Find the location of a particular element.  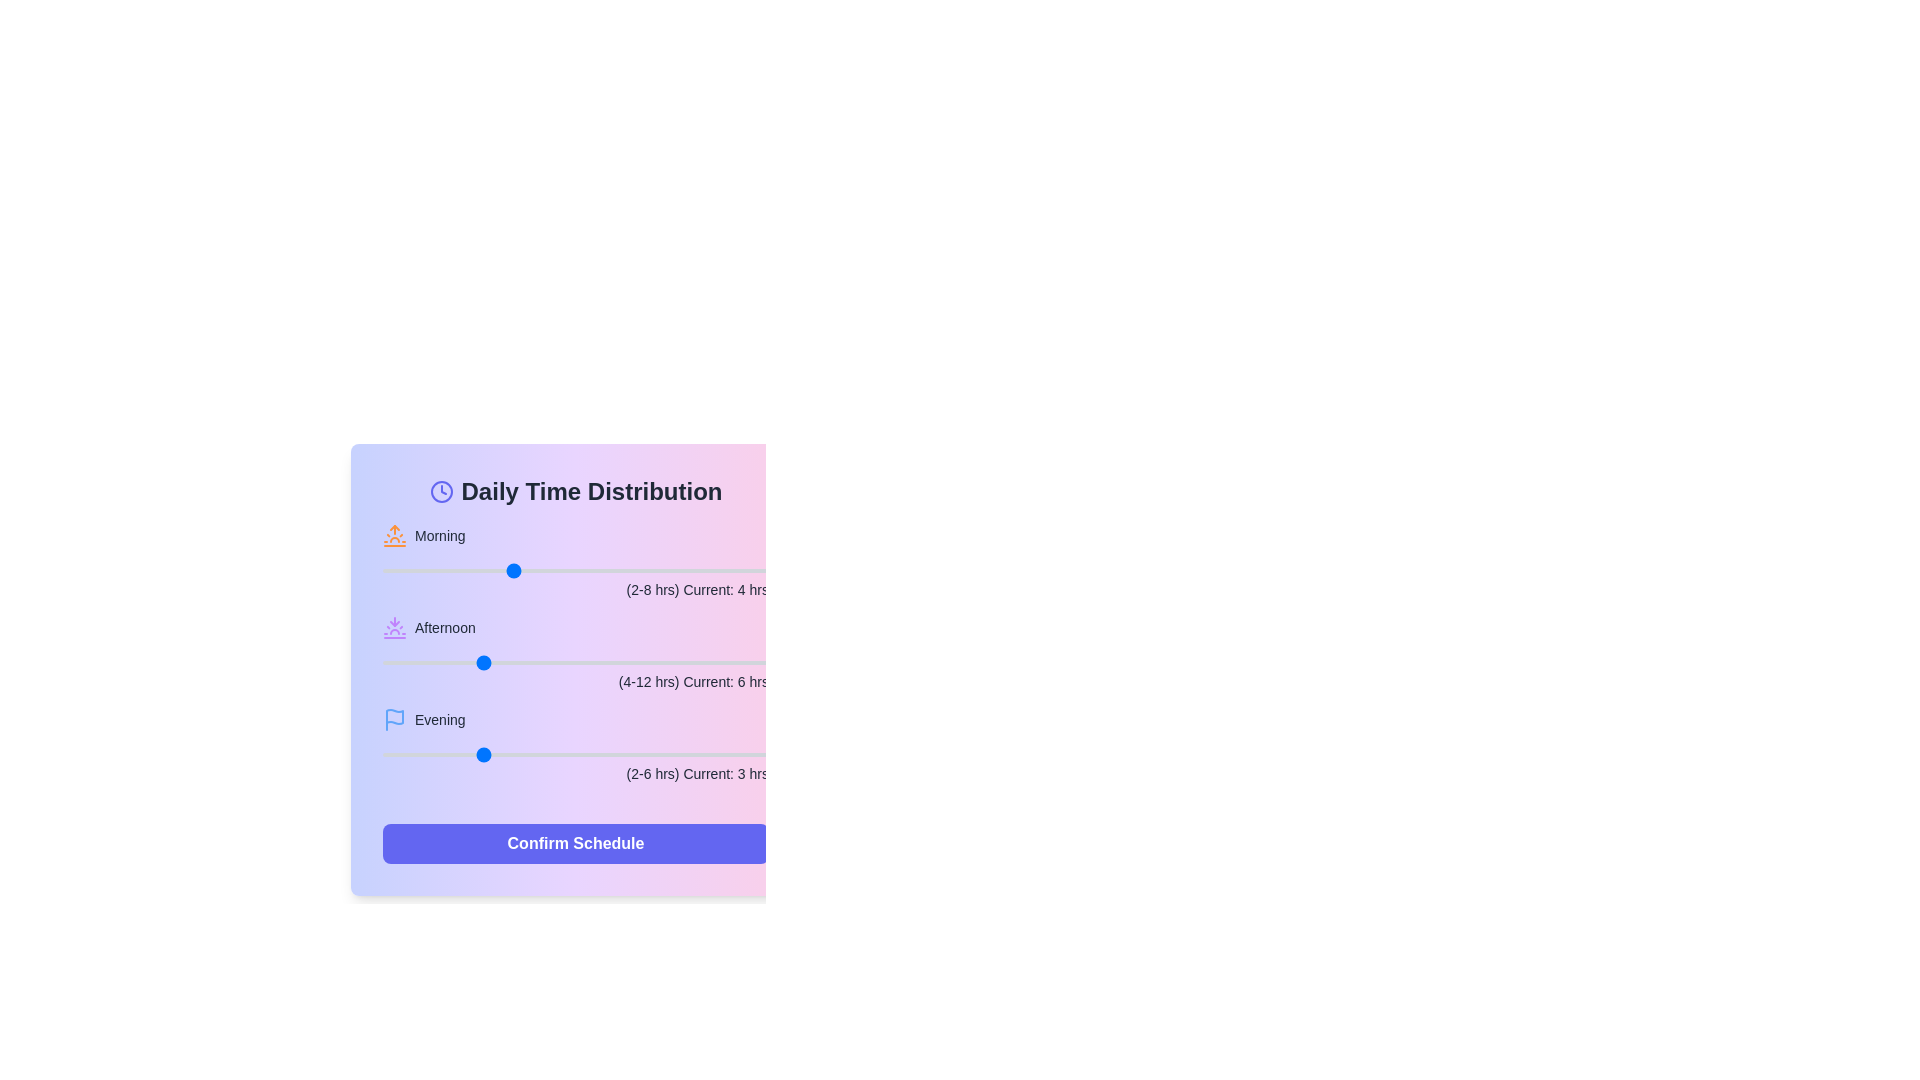

the evening time allocation is located at coordinates (383, 755).